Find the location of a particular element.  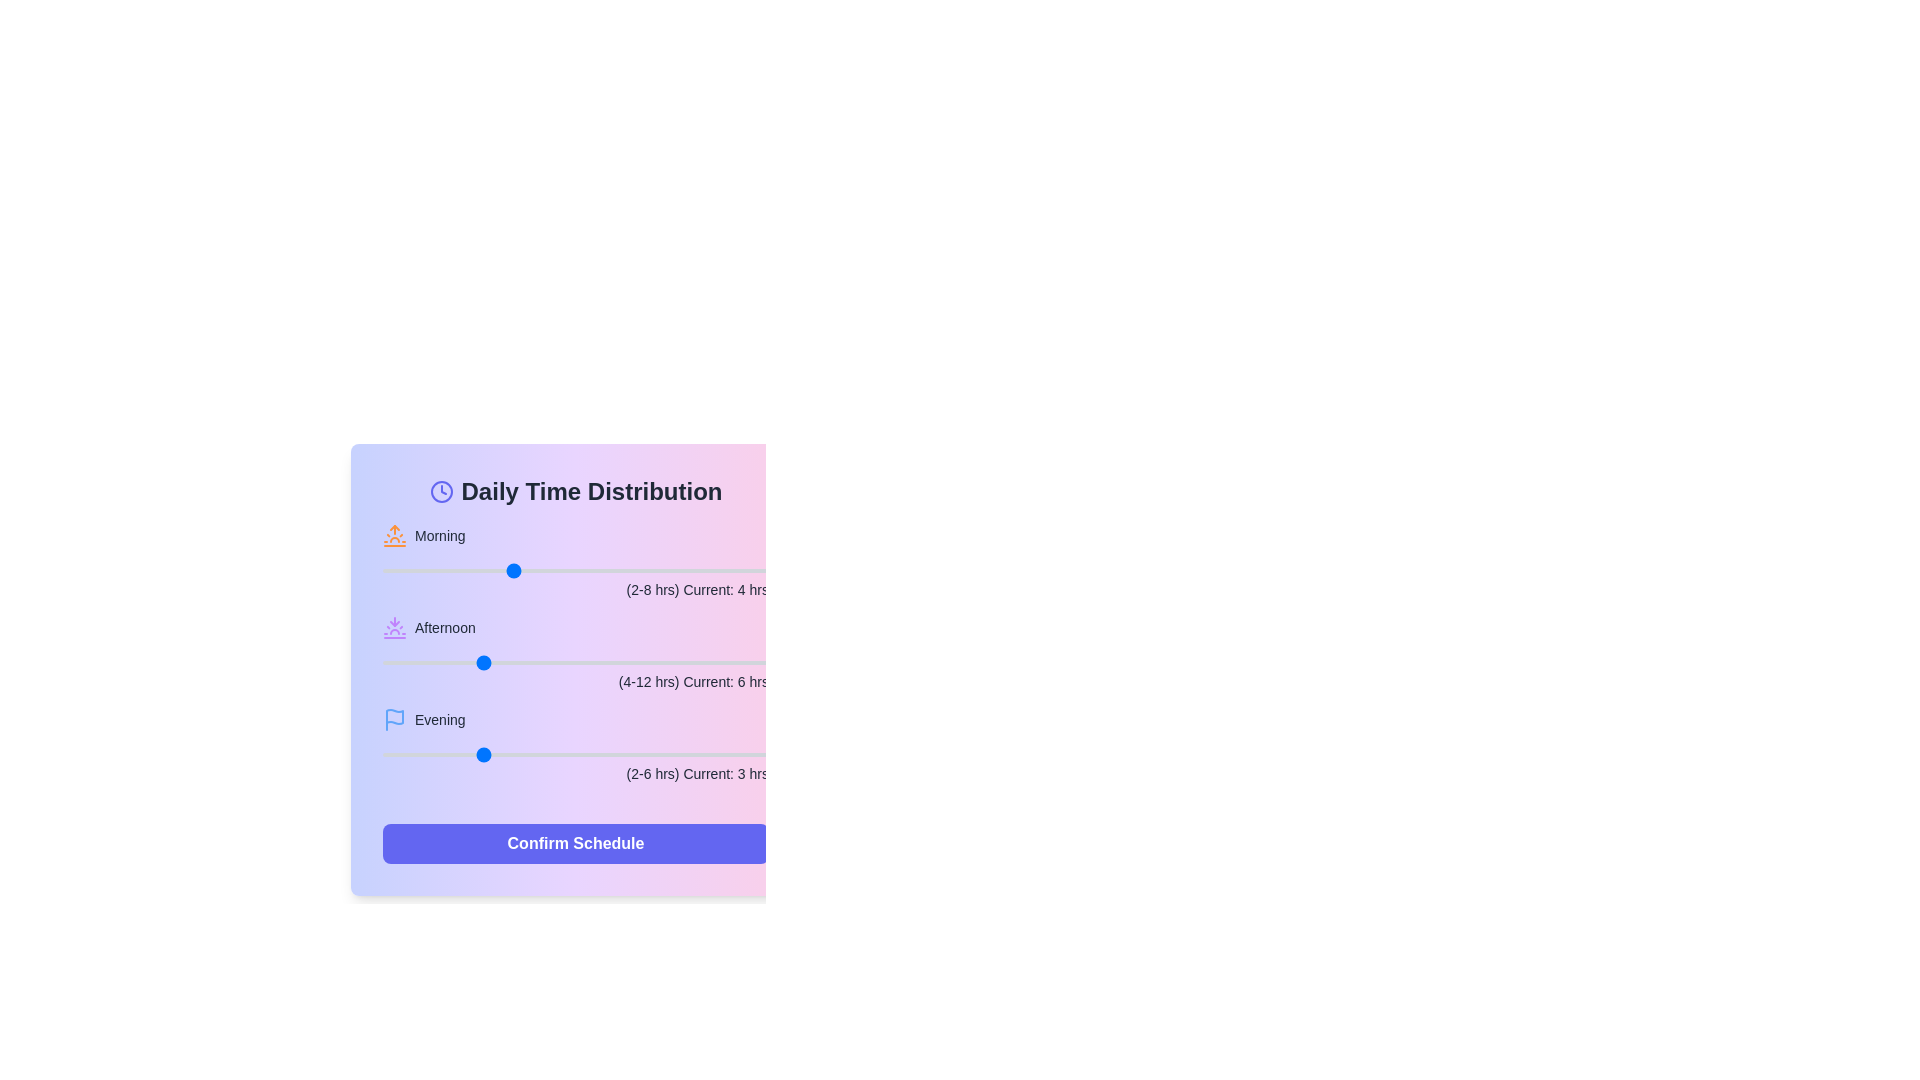

the evening time allocation is located at coordinates (383, 755).